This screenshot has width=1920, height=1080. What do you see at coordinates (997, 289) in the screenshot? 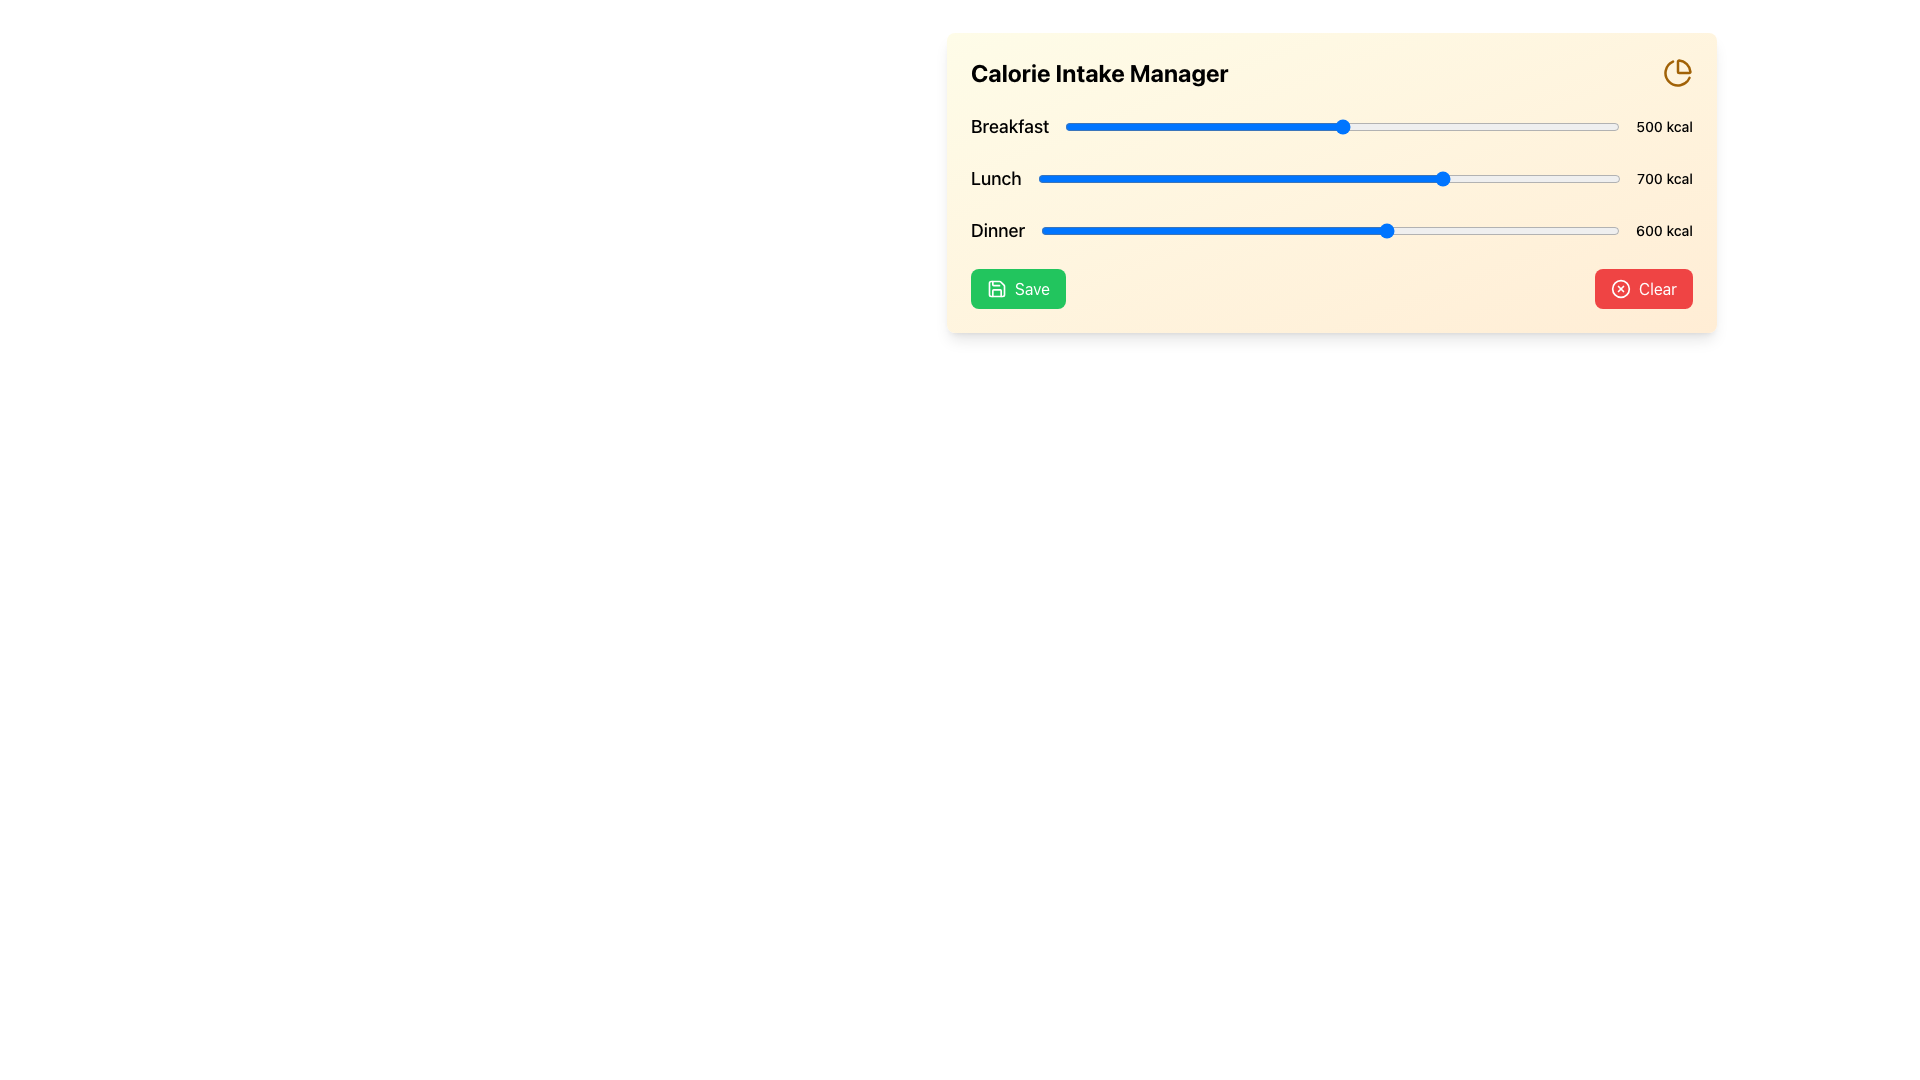
I see `the decorative graphical representation of the save icon located within the green save button, positioned below the sliders labeled Breakfast, Lunch, and Dinner` at bounding box center [997, 289].